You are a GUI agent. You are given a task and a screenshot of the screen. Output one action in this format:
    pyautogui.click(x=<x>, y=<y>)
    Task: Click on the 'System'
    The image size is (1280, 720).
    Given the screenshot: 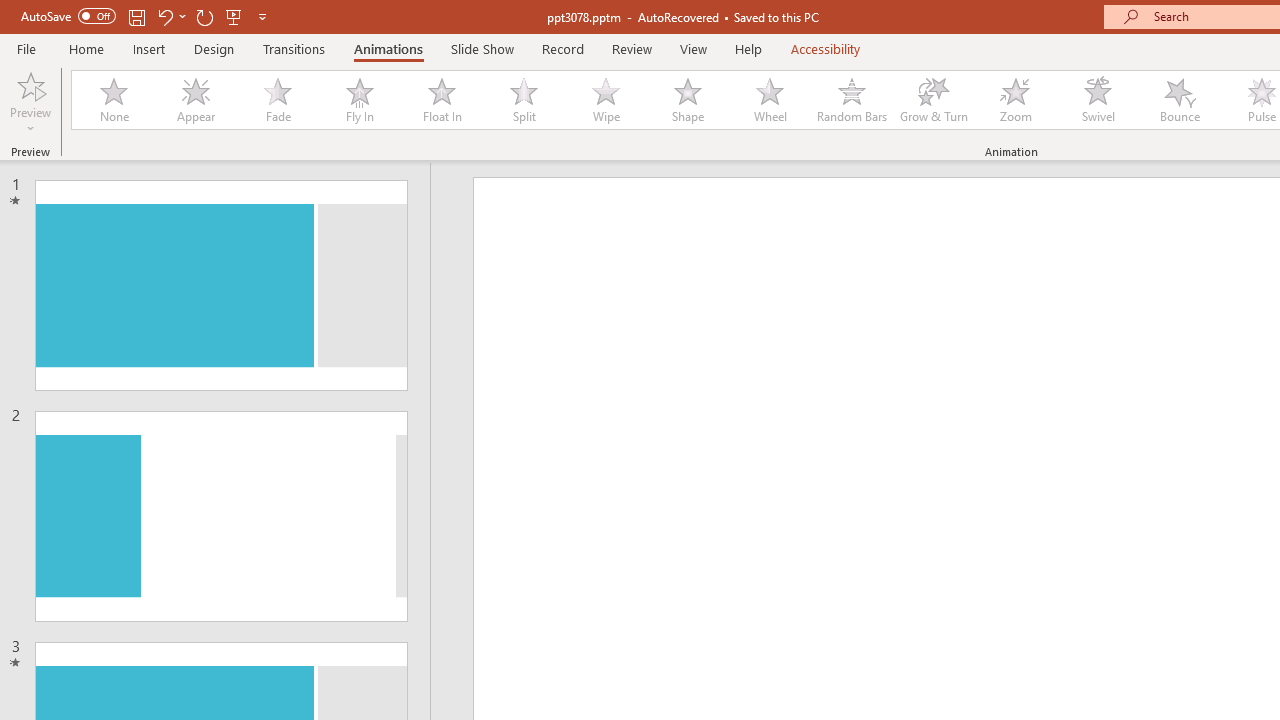 What is the action you would take?
    pyautogui.click(x=10, y=11)
    